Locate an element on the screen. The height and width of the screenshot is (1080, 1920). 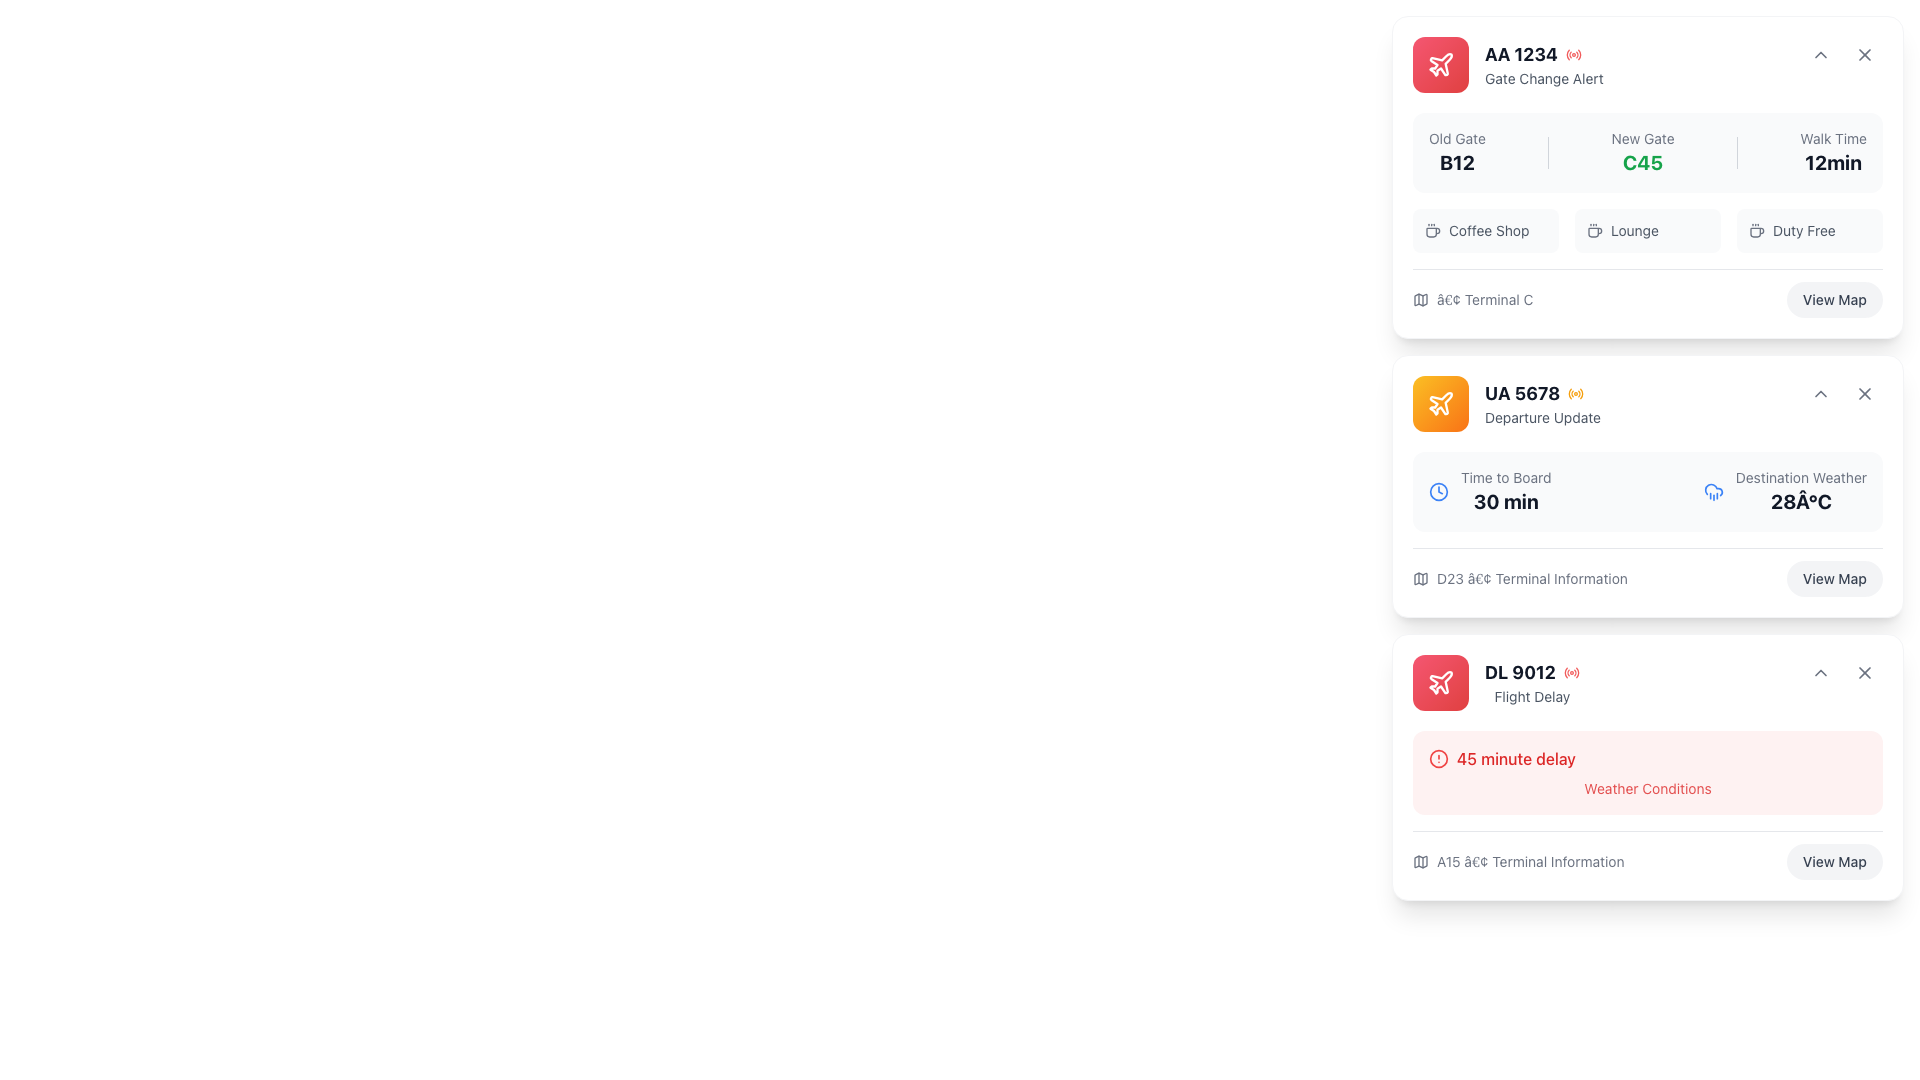
contents of the informational card section located at the top of the vertically stacked list, which provides navigation-related information including gate transitions and estimated walking time is located at coordinates (1647, 152).